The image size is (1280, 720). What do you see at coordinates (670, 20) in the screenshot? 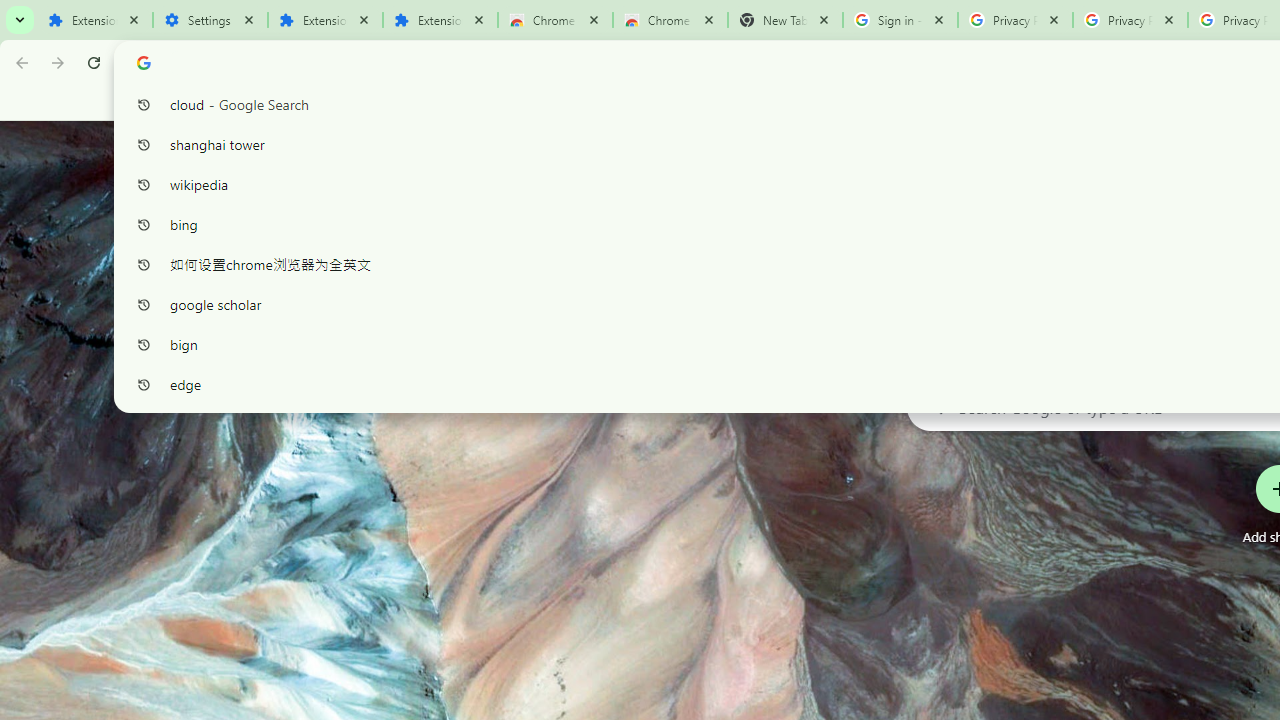
I see `'Chrome Web Store - Themes'` at bounding box center [670, 20].